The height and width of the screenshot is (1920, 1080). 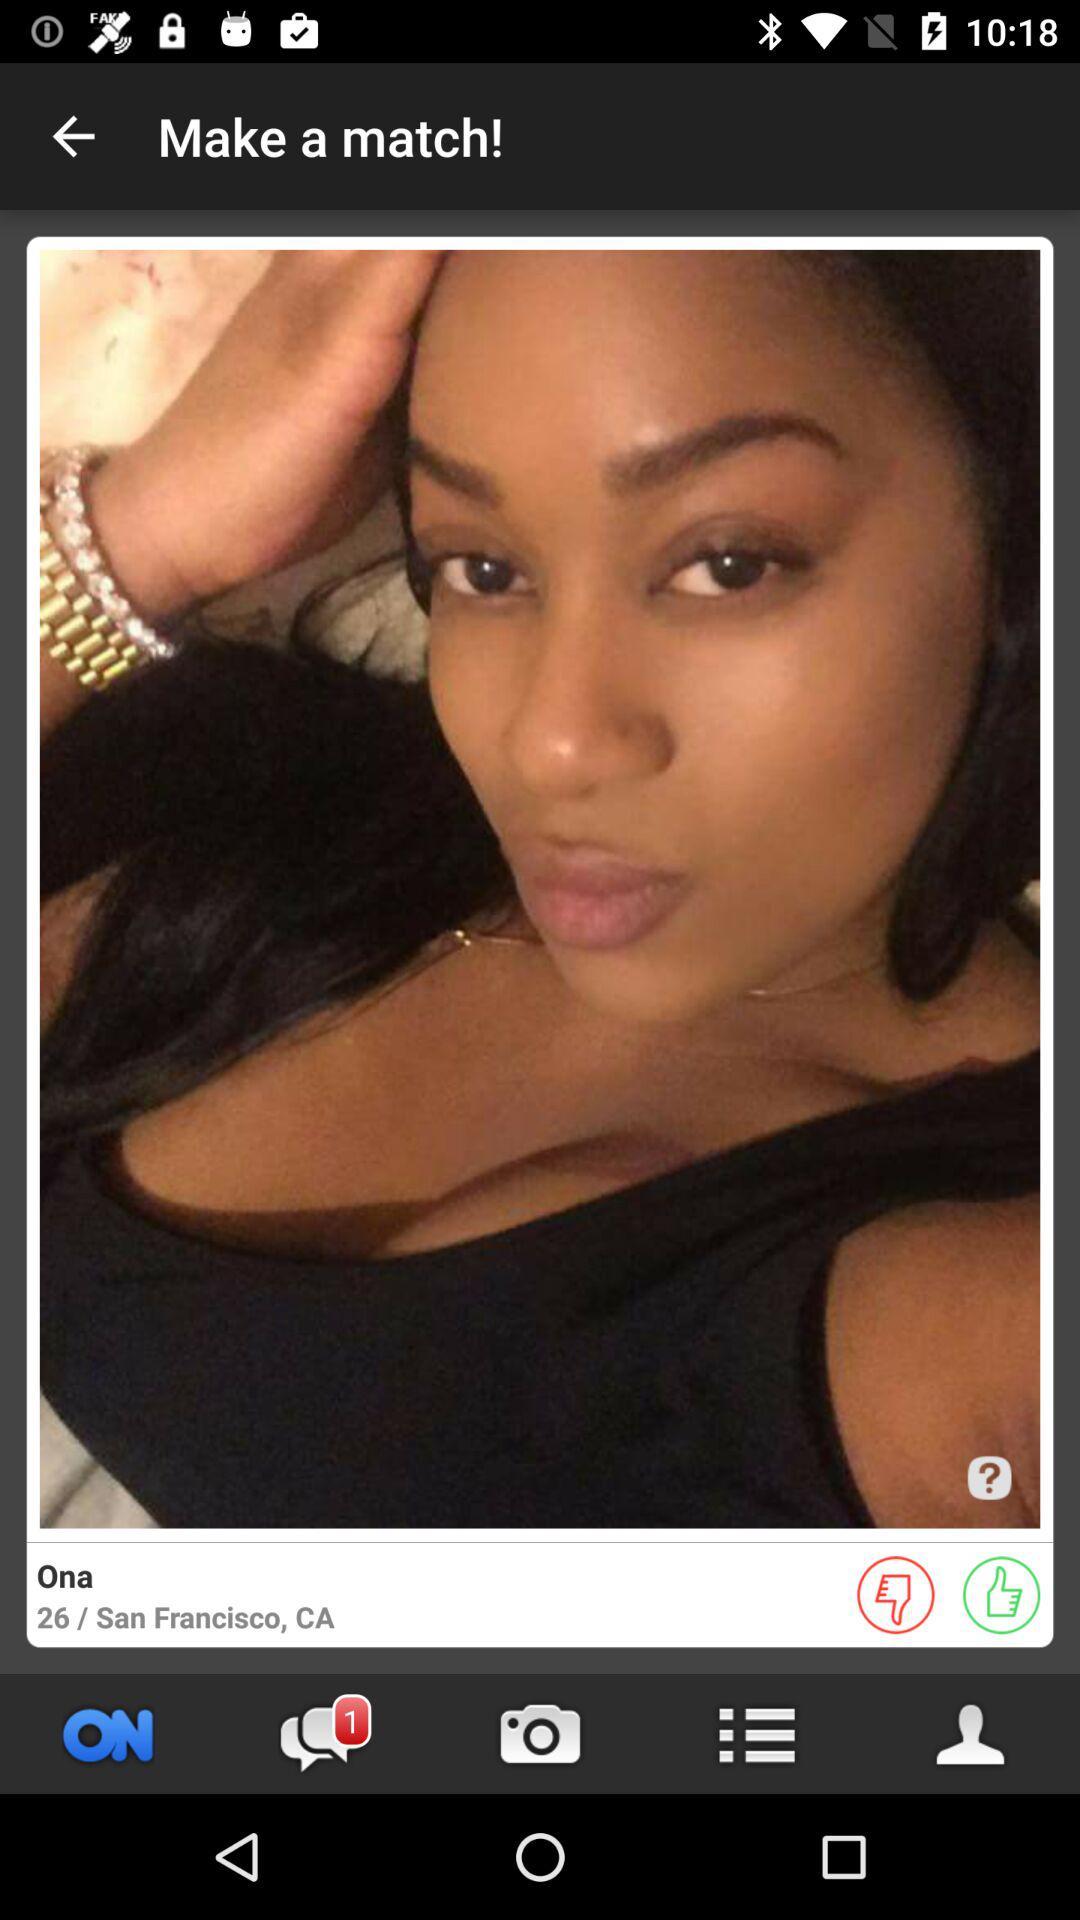 I want to click on the list icon, so click(x=756, y=1733).